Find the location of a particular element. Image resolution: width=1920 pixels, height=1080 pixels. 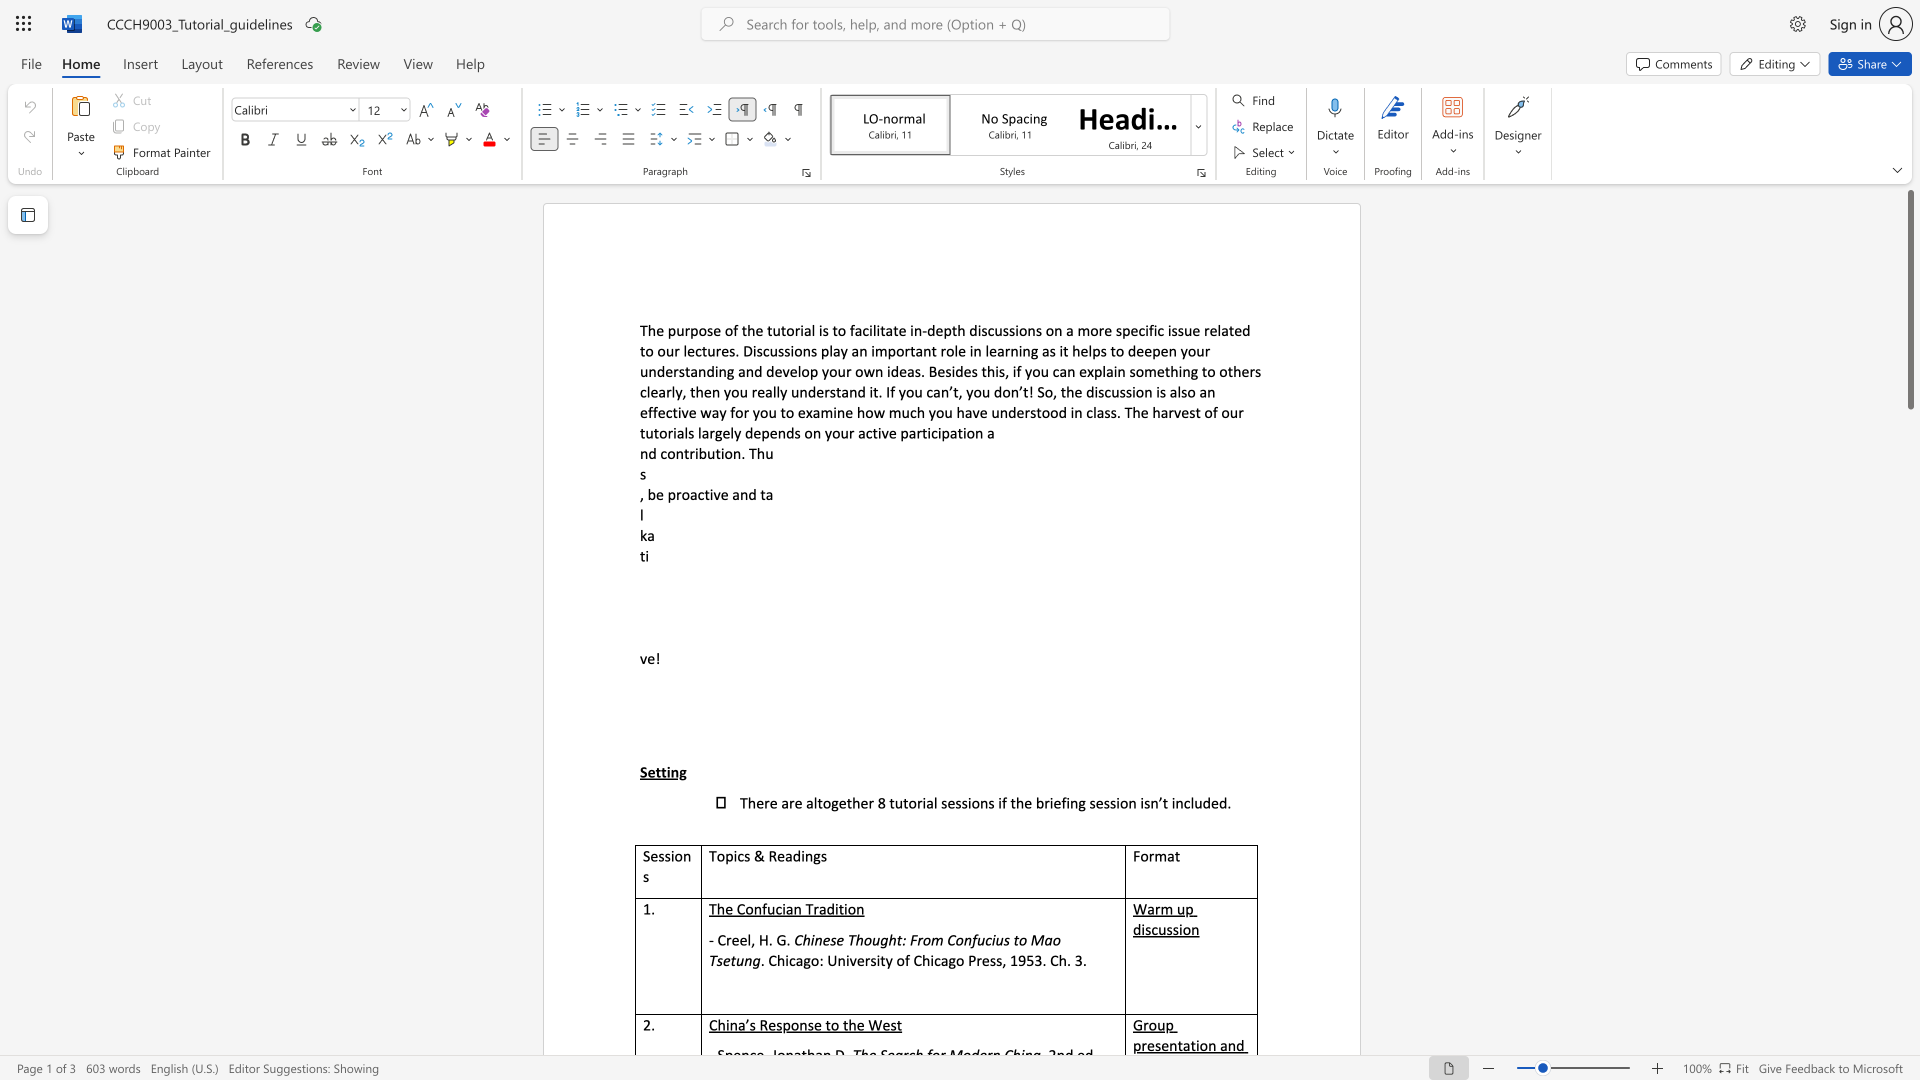

the scrollbar to adjust the page downward is located at coordinates (1909, 729).